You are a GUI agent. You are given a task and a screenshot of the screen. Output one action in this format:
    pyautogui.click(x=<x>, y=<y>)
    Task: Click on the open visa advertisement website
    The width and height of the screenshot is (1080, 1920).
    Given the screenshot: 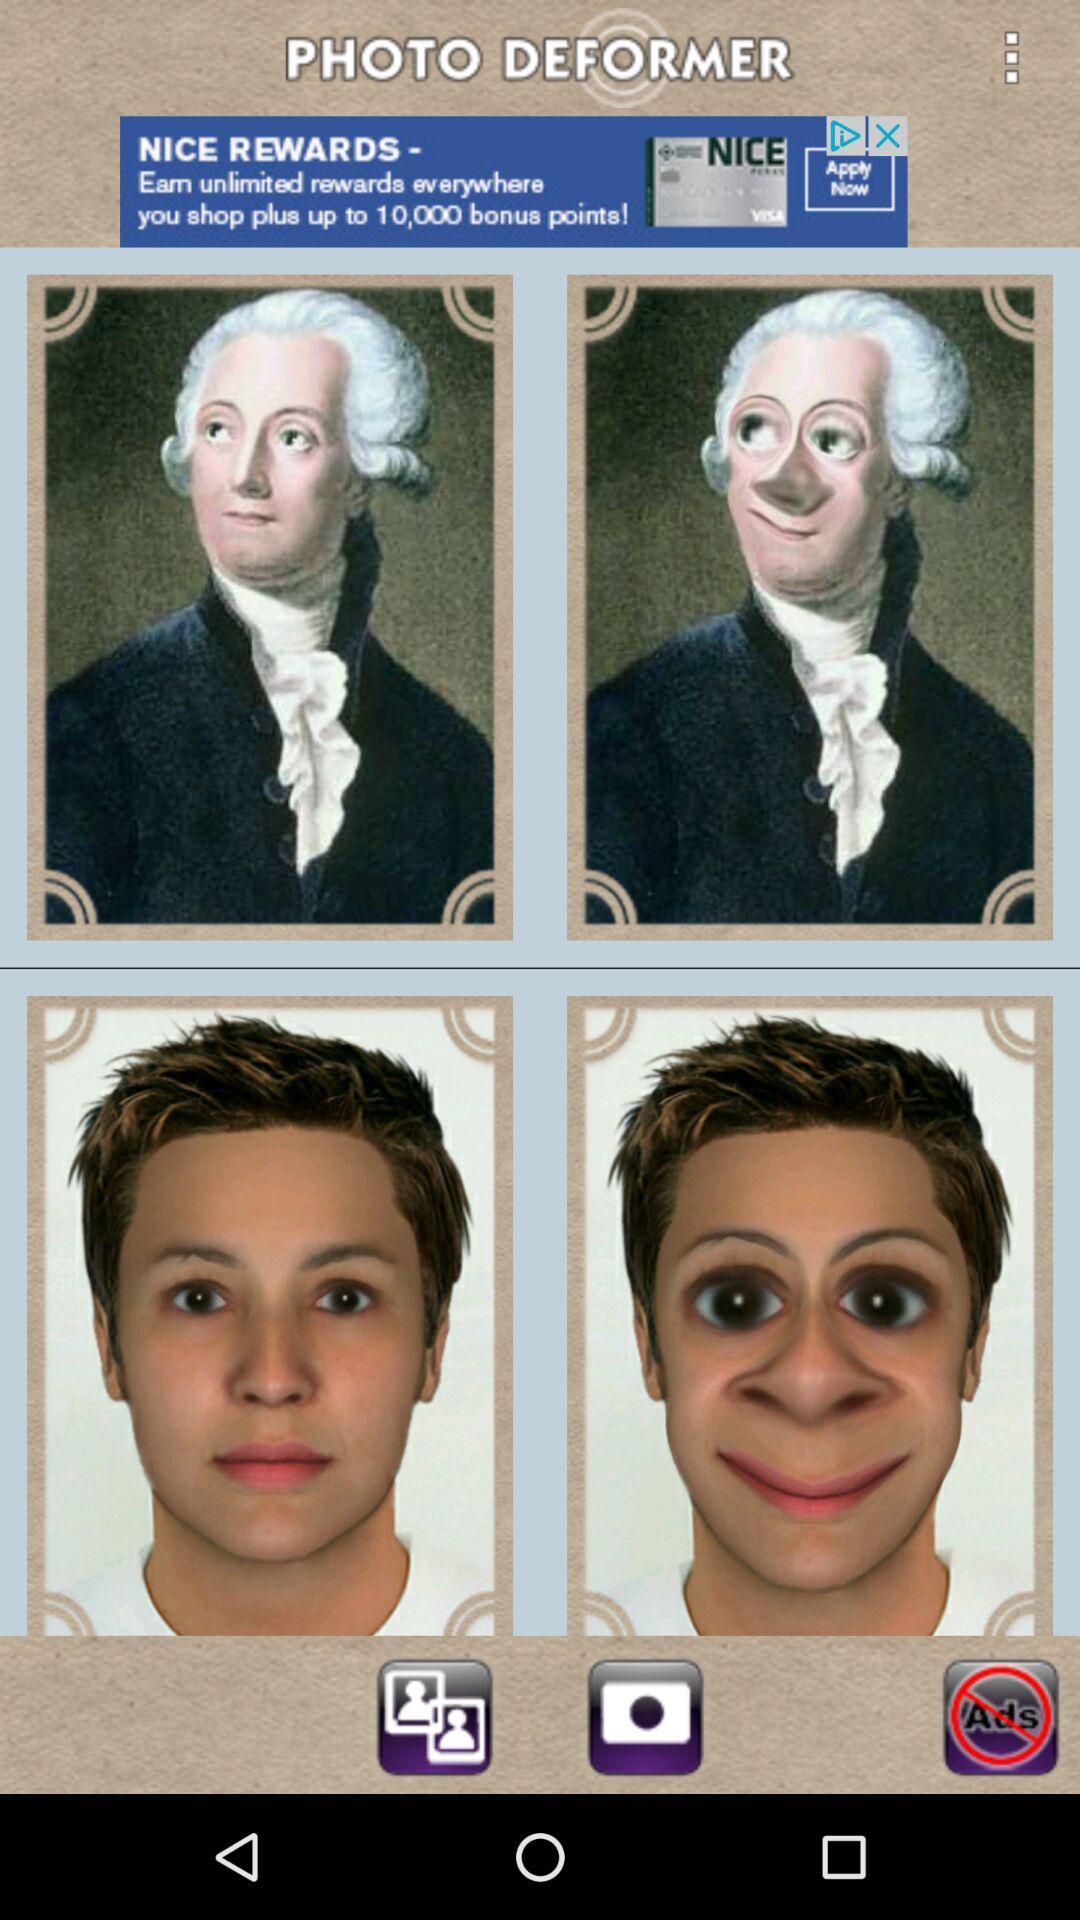 What is the action you would take?
    pyautogui.click(x=540, y=181)
    